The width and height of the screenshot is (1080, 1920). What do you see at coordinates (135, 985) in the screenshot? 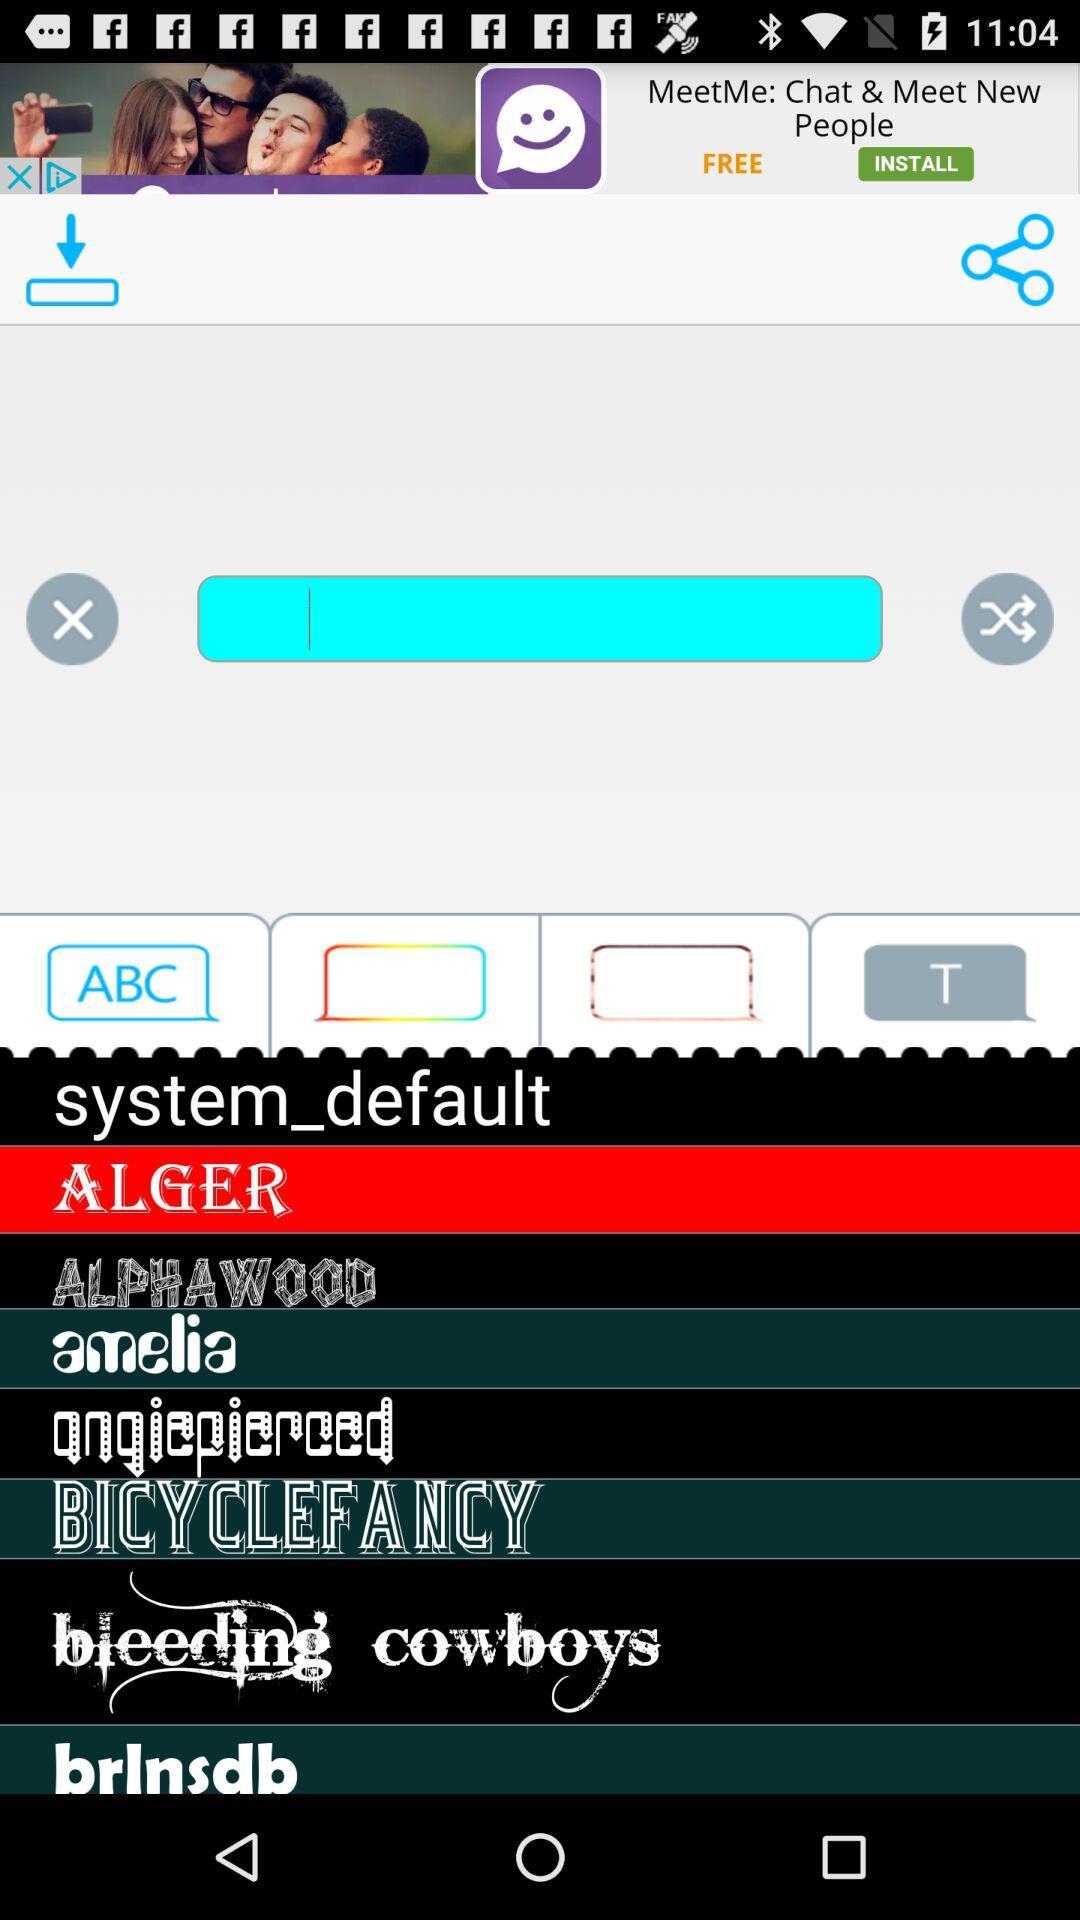
I see `open the font selection menu` at bounding box center [135, 985].